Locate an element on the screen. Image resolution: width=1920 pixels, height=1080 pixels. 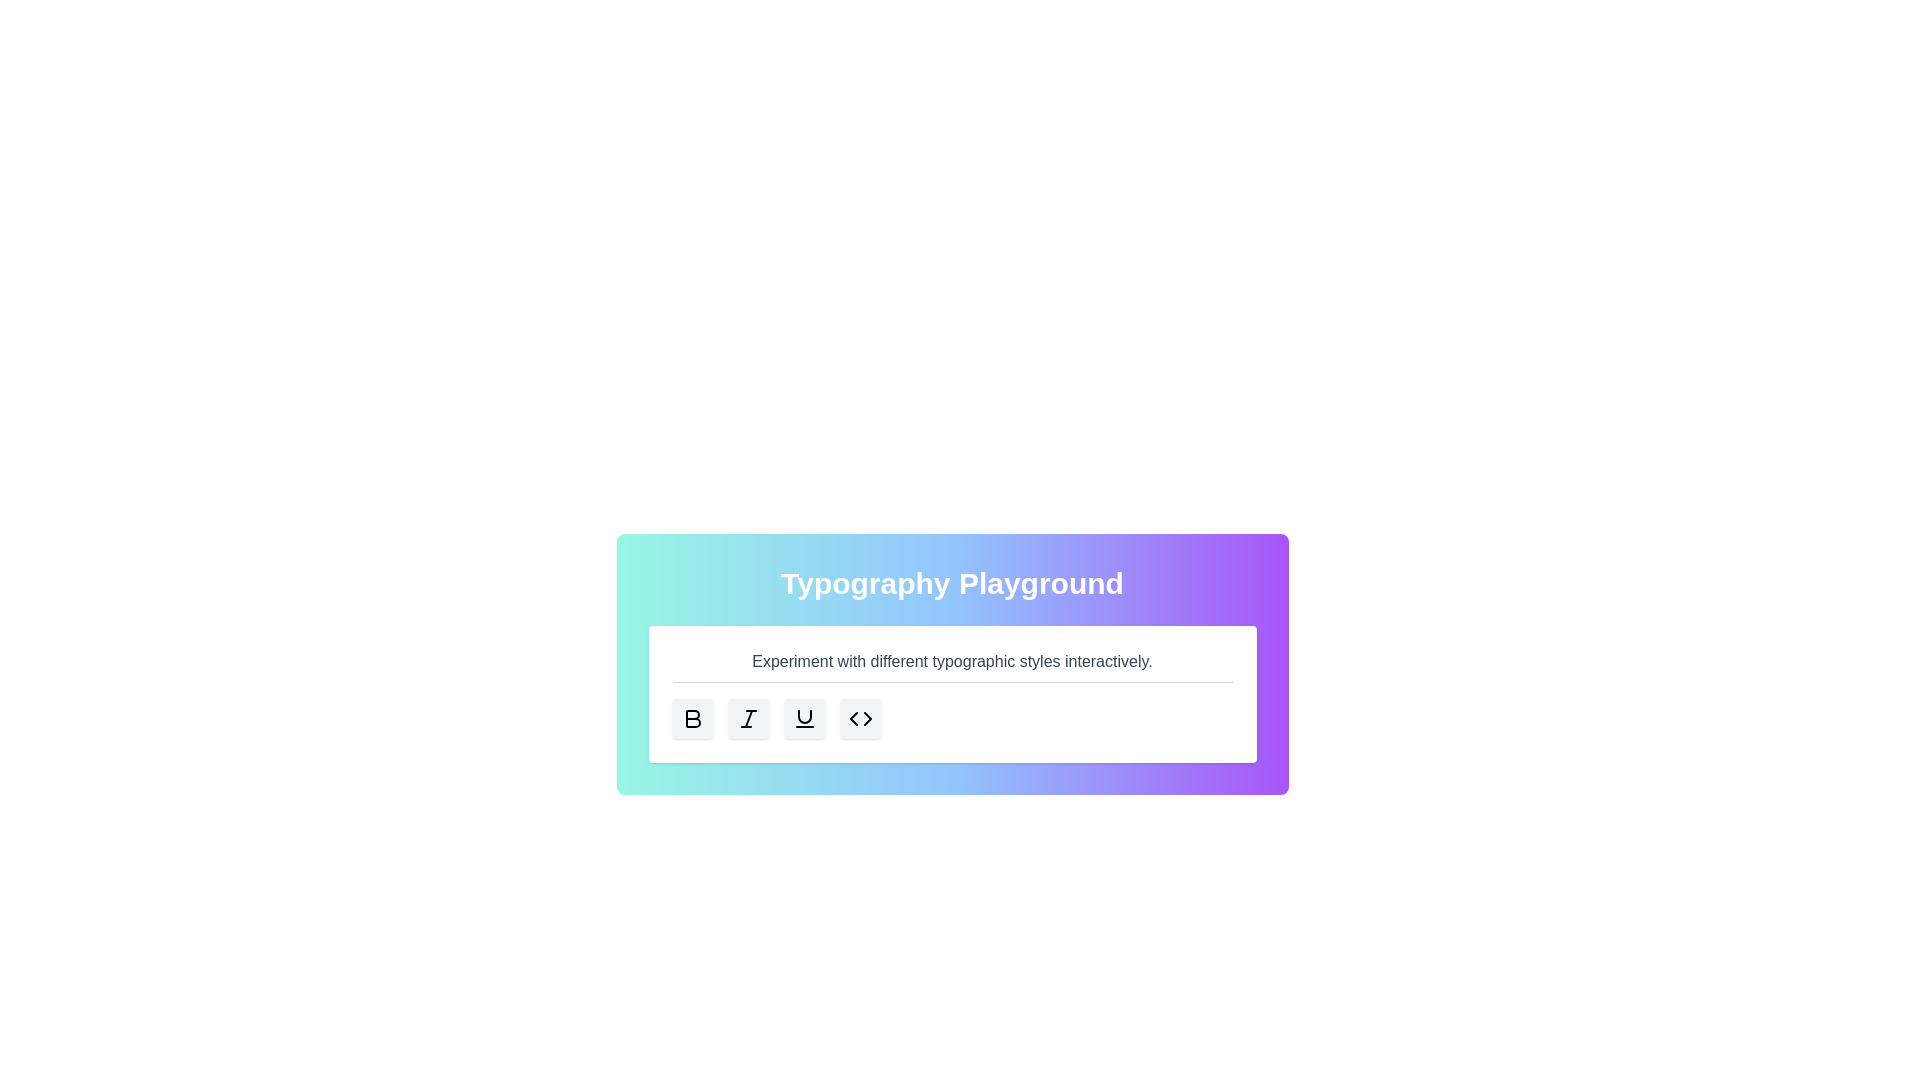
the second button from the left in the row of interactive text formatting buttons is located at coordinates (747, 717).